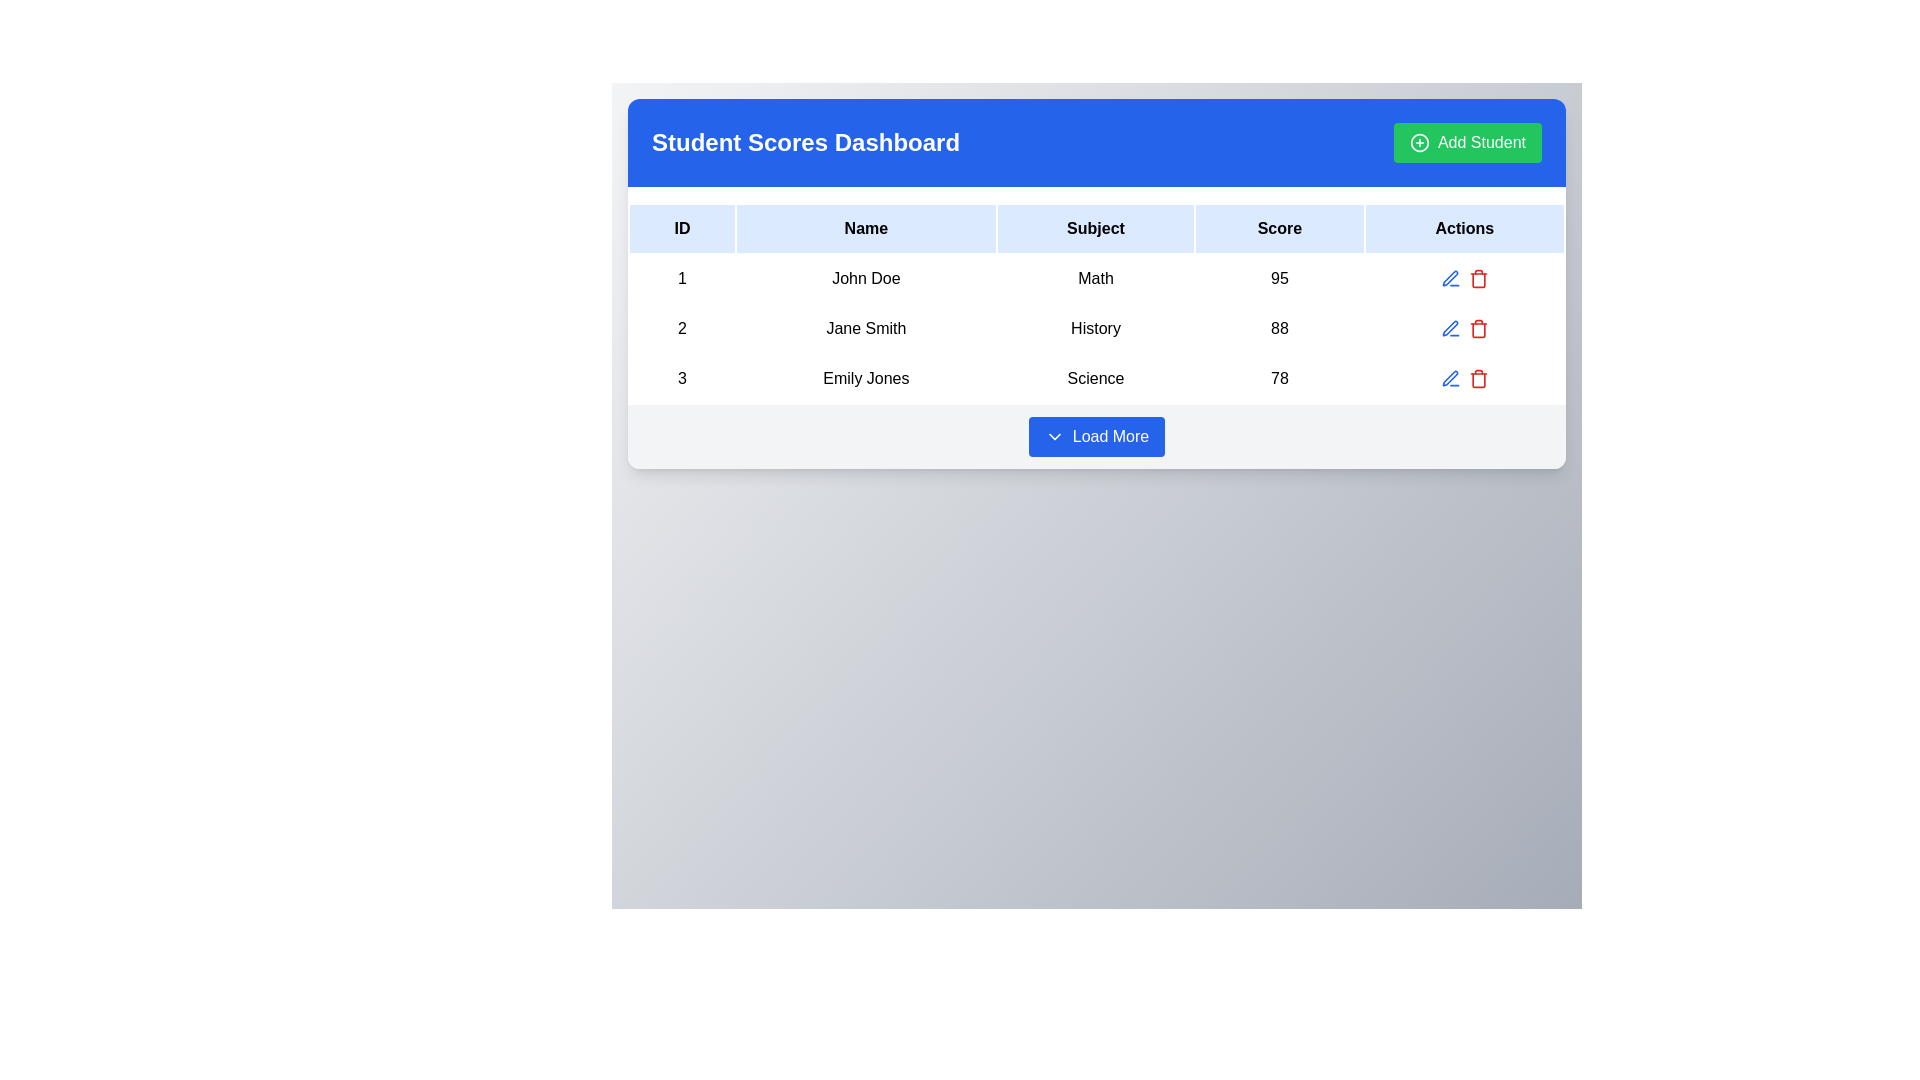 The image size is (1920, 1080). What do you see at coordinates (682, 227) in the screenshot?
I see `the Table Header Cell indicating IDs of entries, which is located in the top-left corner of the header row of the table` at bounding box center [682, 227].